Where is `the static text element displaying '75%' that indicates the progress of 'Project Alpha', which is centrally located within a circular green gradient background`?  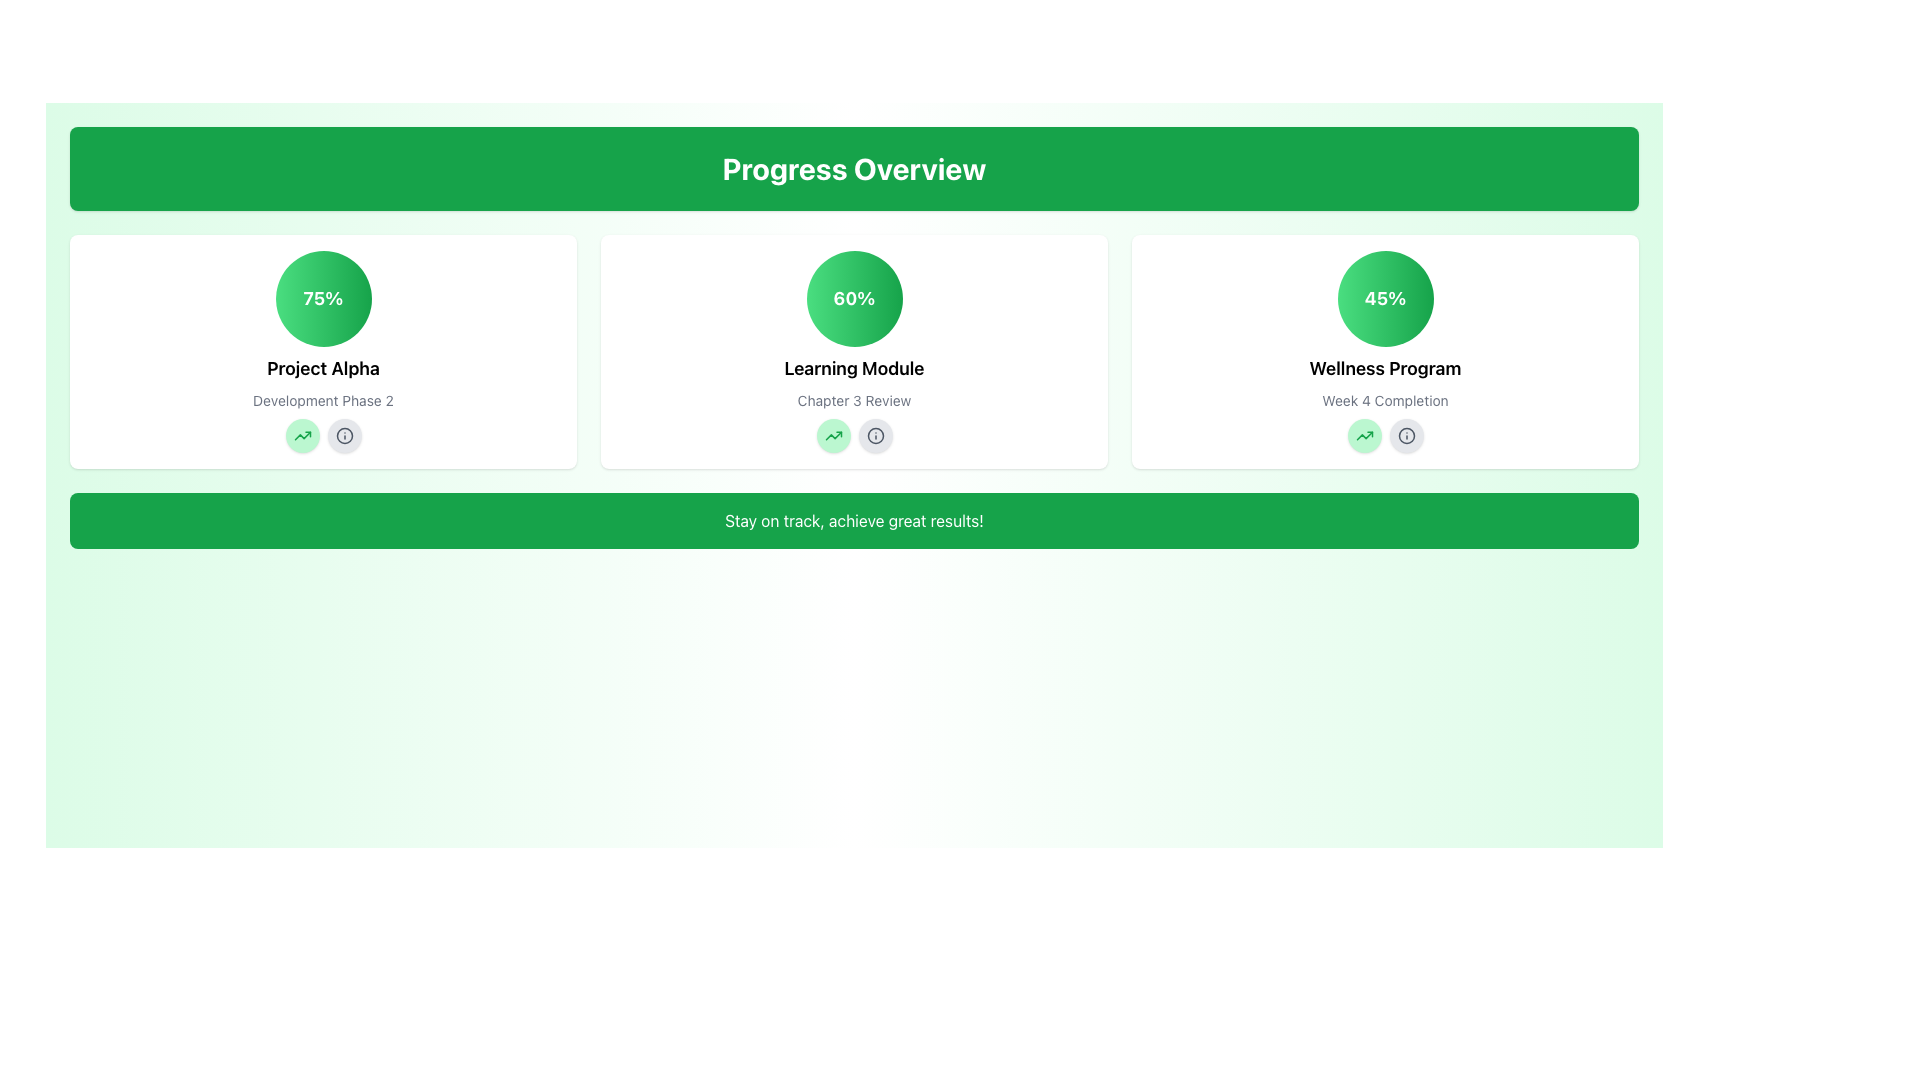
the static text element displaying '75%' that indicates the progress of 'Project Alpha', which is centrally located within a circular green gradient background is located at coordinates (323, 299).